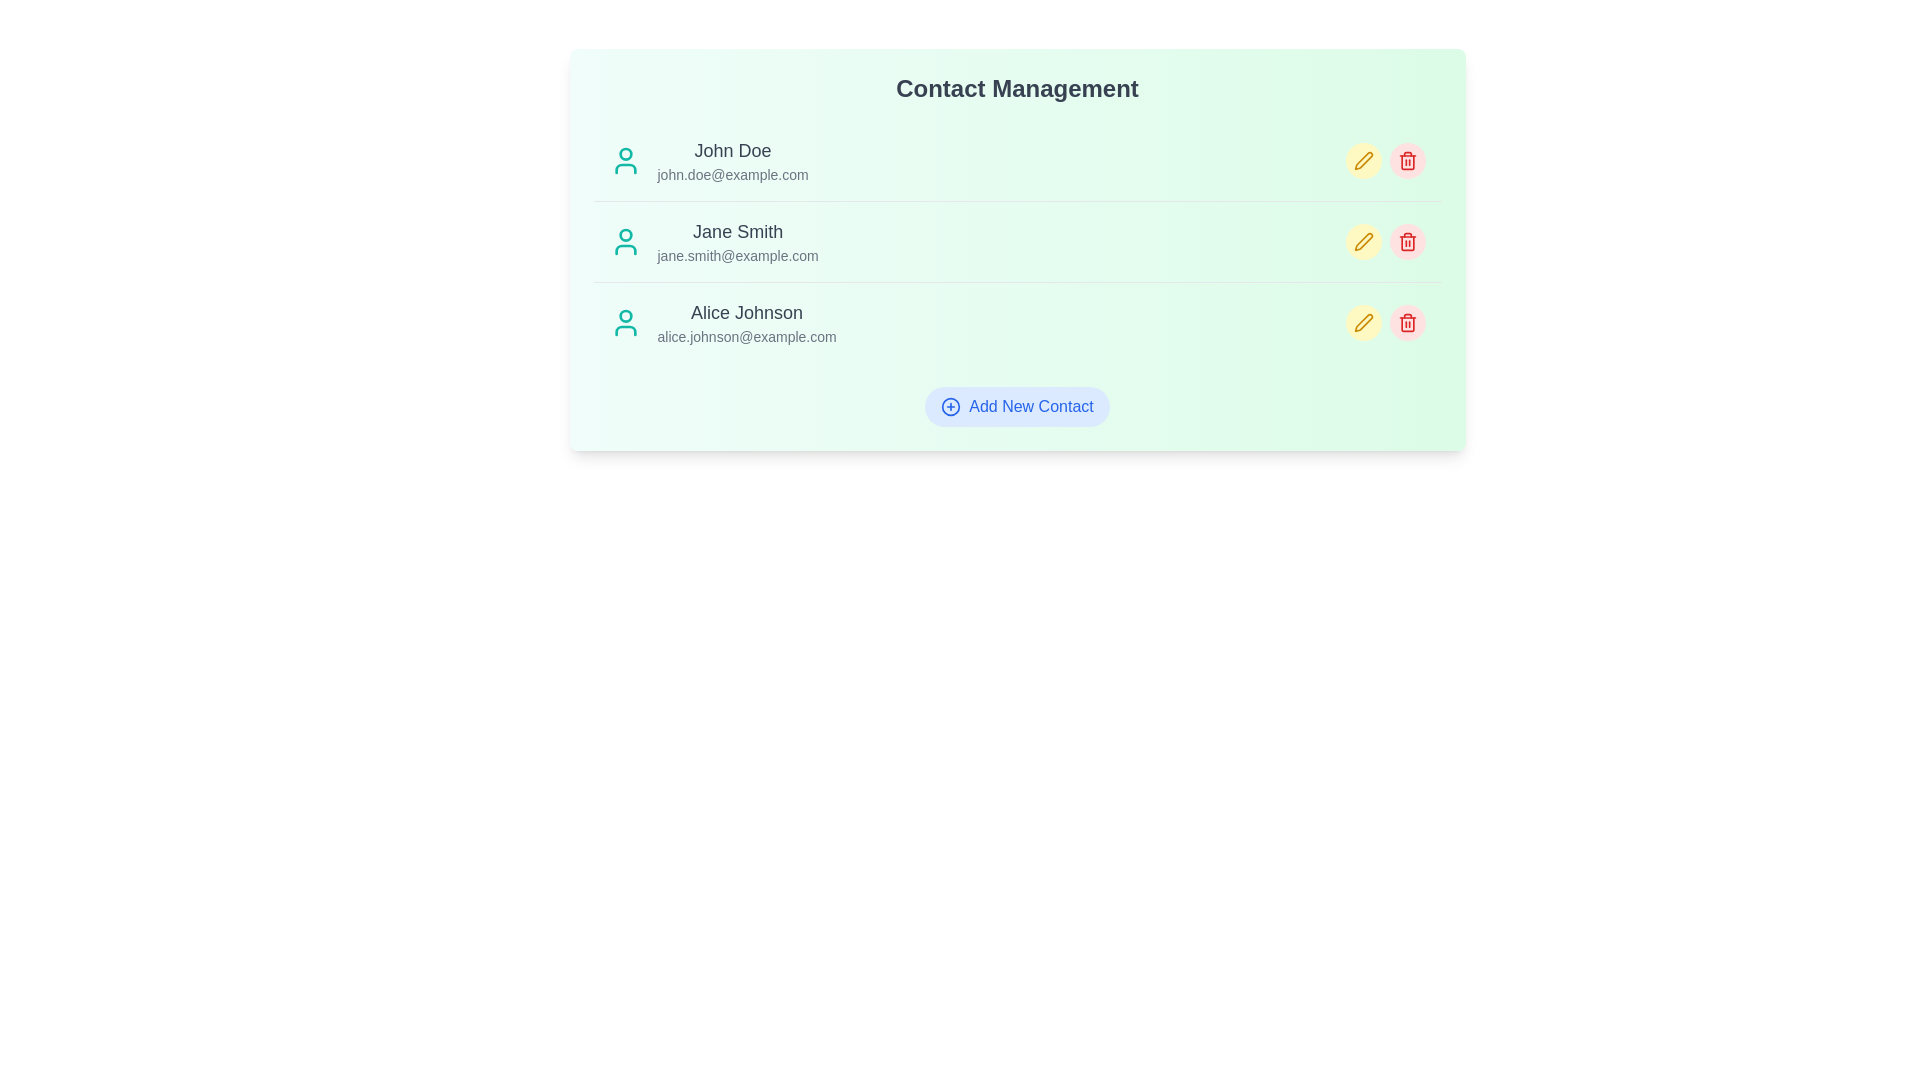 The height and width of the screenshot is (1080, 1920). Describe the element at coordinates (1406, 322) in the screenshot. I see `delete icon next to the contact with name Alice Johnson` at that location.